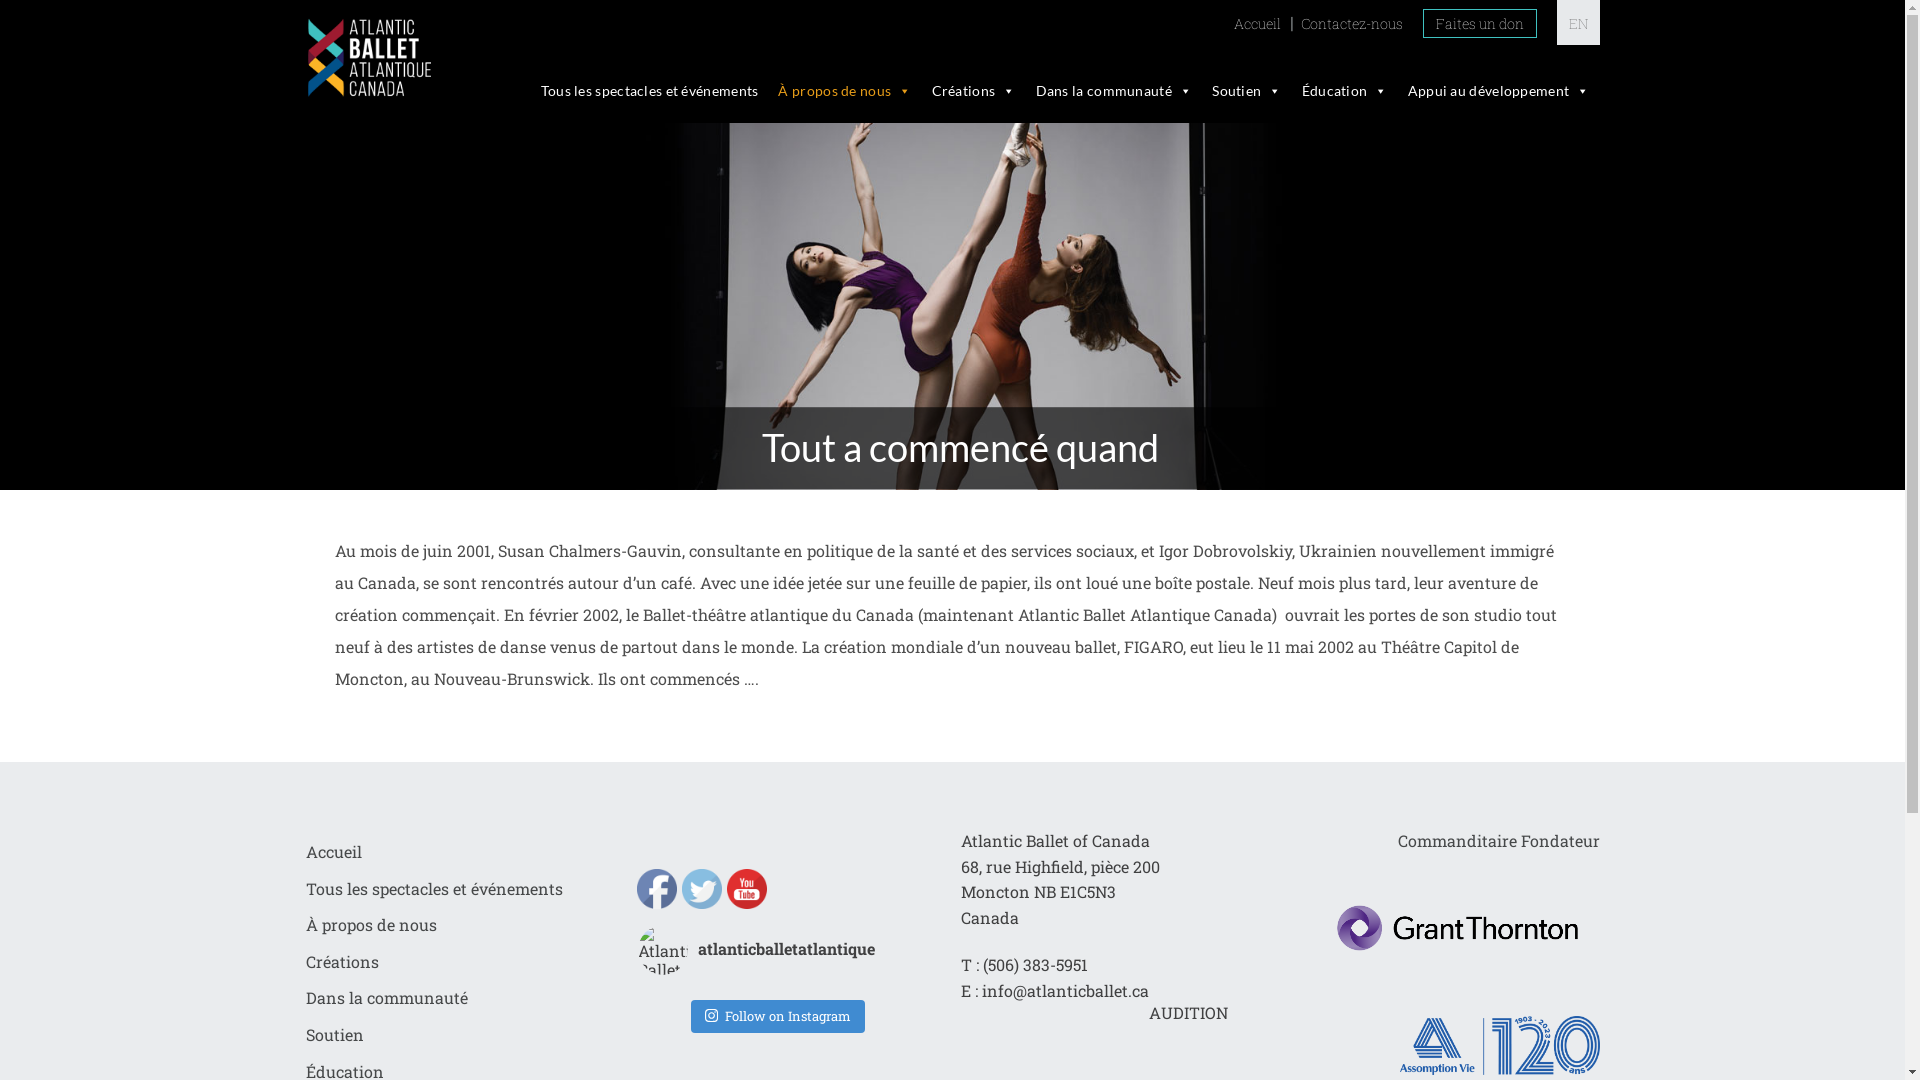 Image resolution: width=1920 pixels, height=1080 pixels. Describe the element at coordinates (1576, 23) in the screenshot. I see `'EN'` at that location.